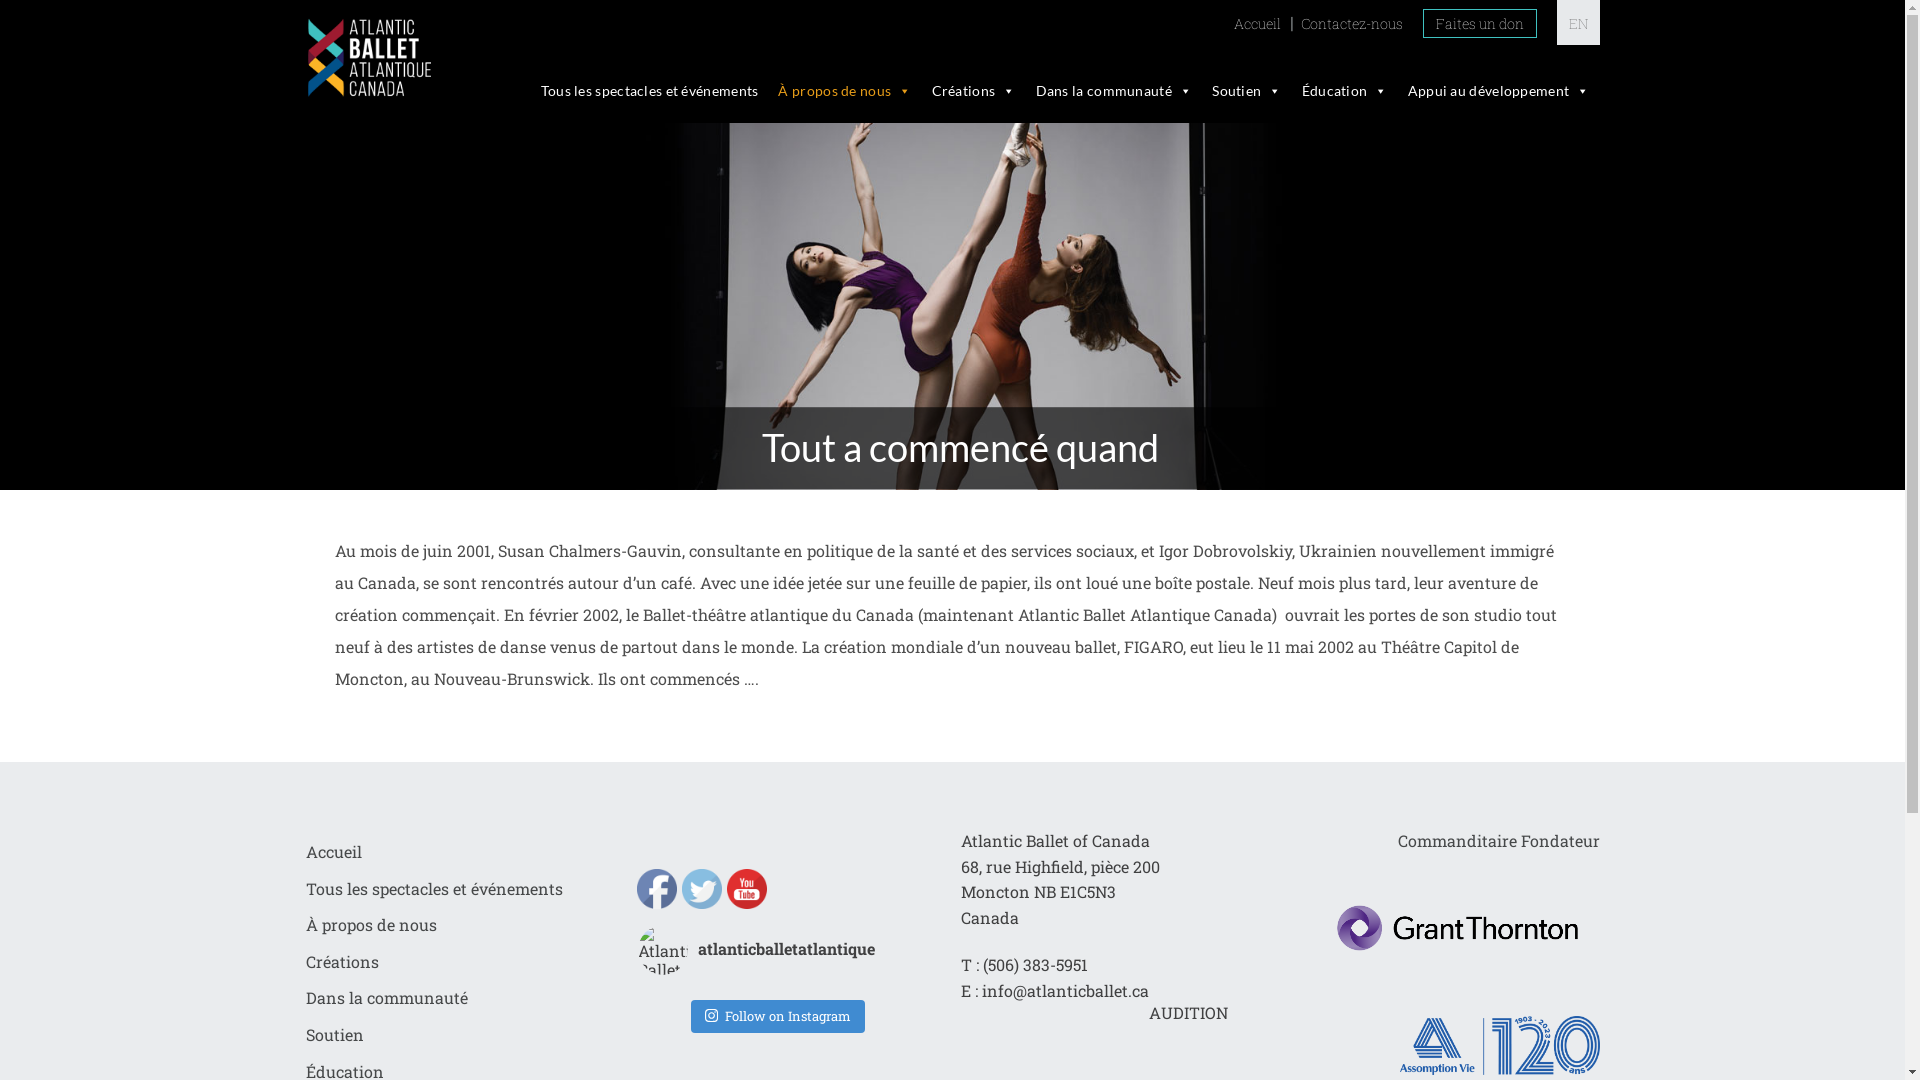 Image resolution: width=1920 pixels, height=1080 pixels. Describe the element at coordinates (1576, 23) in the screenshot. I see `'EN'` at that location.